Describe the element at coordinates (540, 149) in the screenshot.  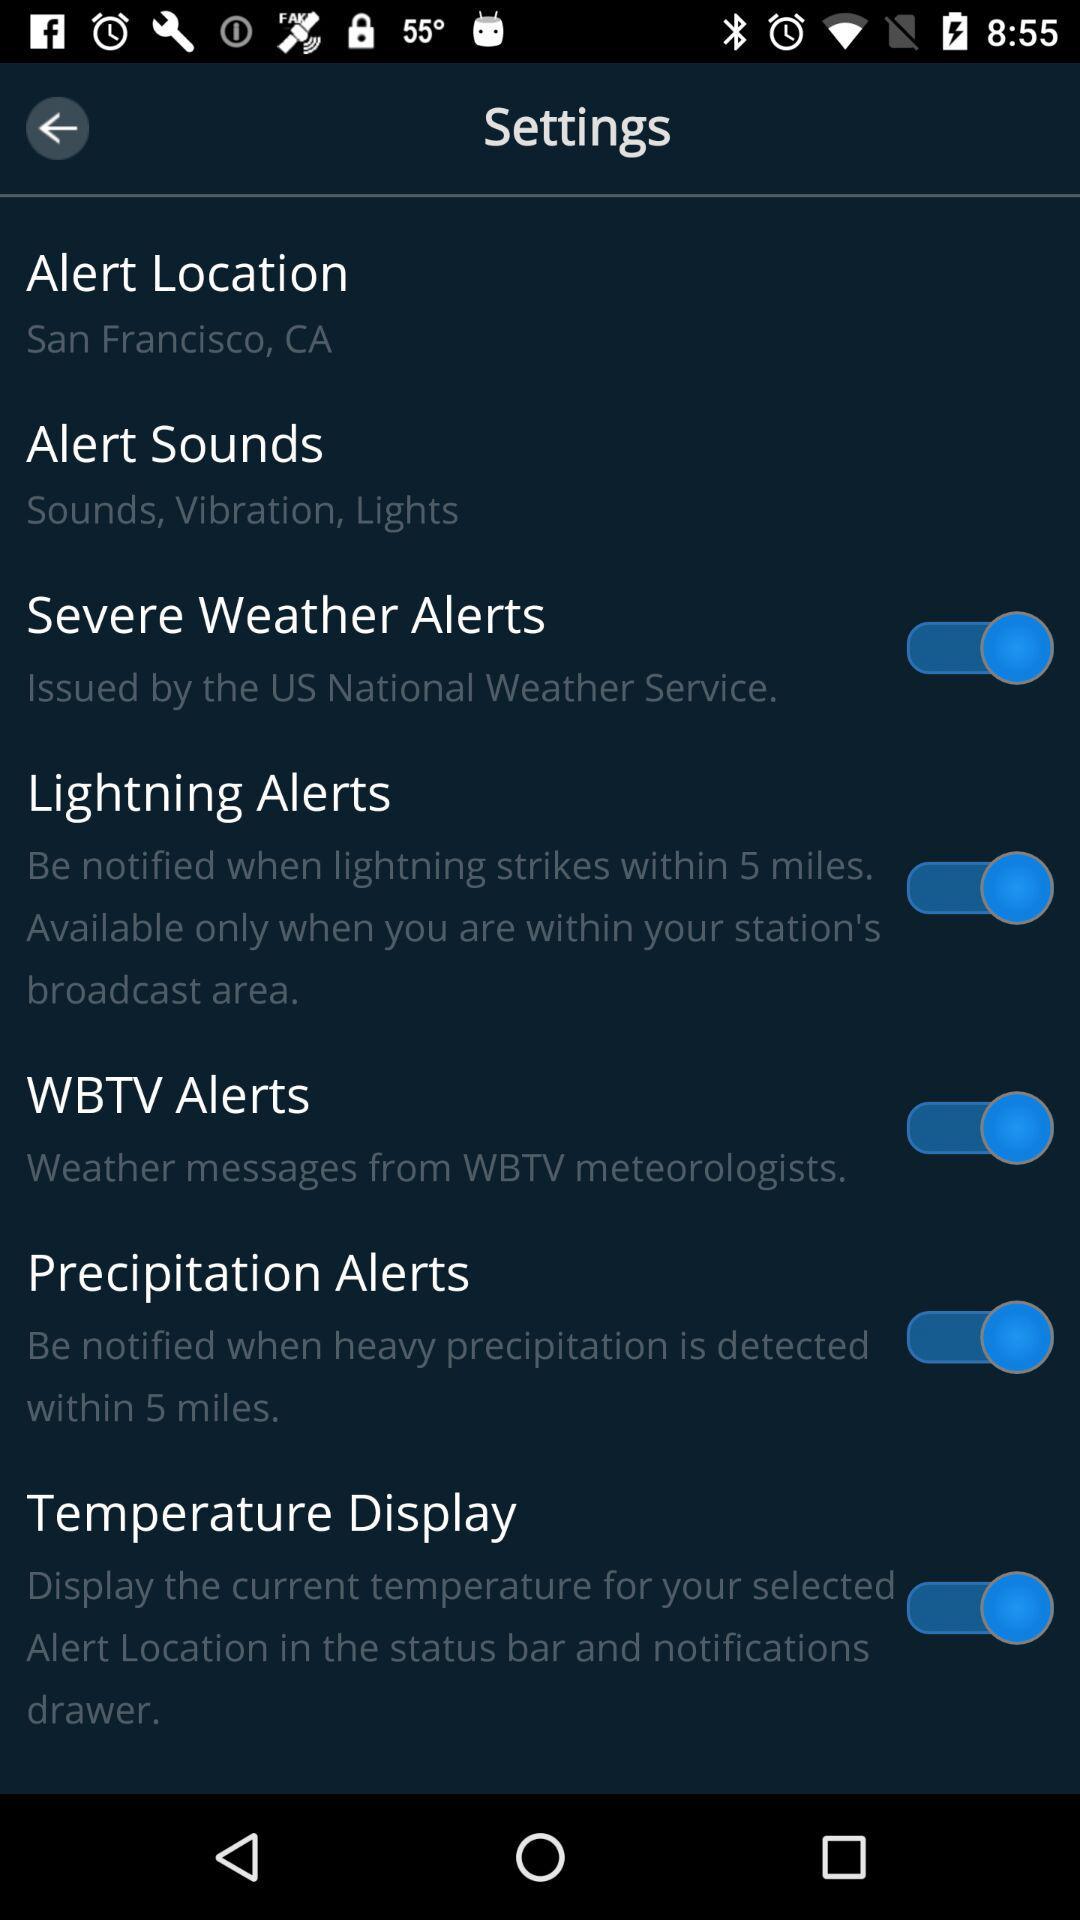
I see `settings` at that location.